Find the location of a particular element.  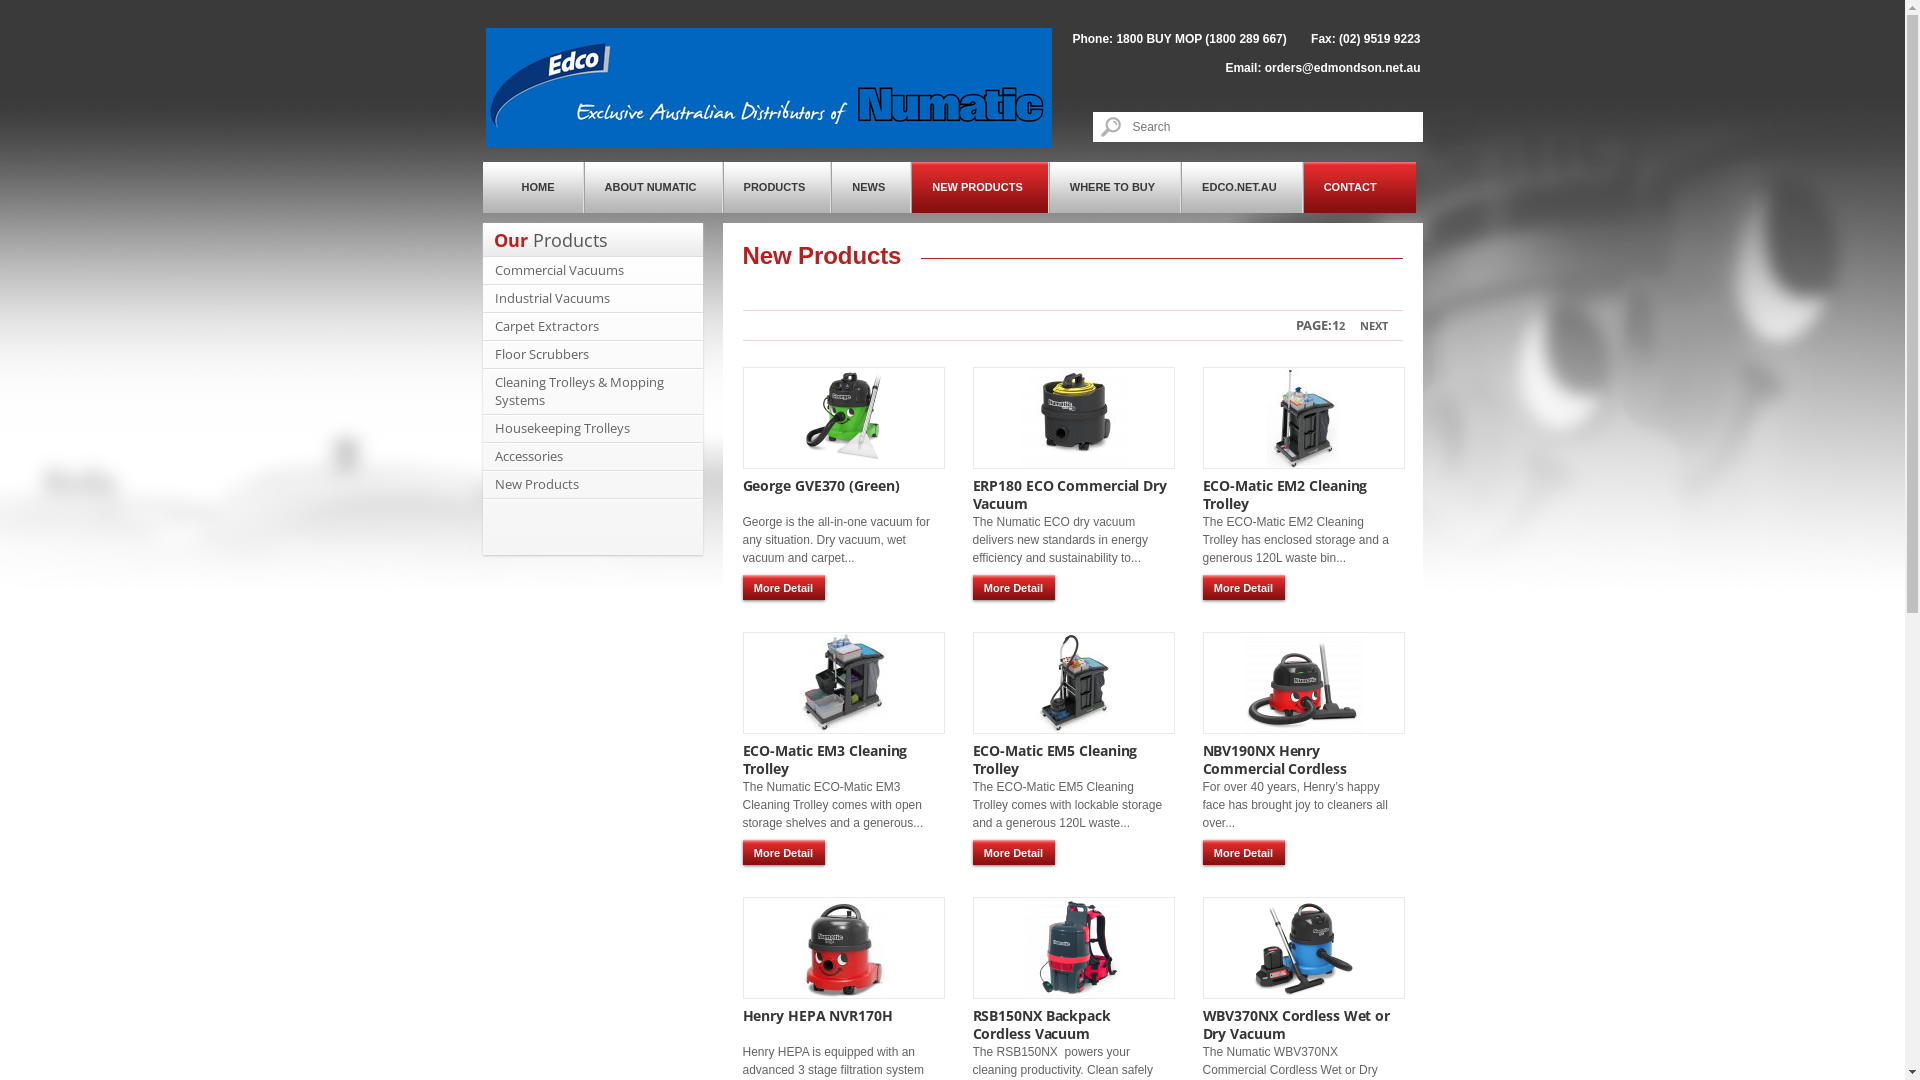

'Commercial Vacuums' is located at coordinates (558, 270).